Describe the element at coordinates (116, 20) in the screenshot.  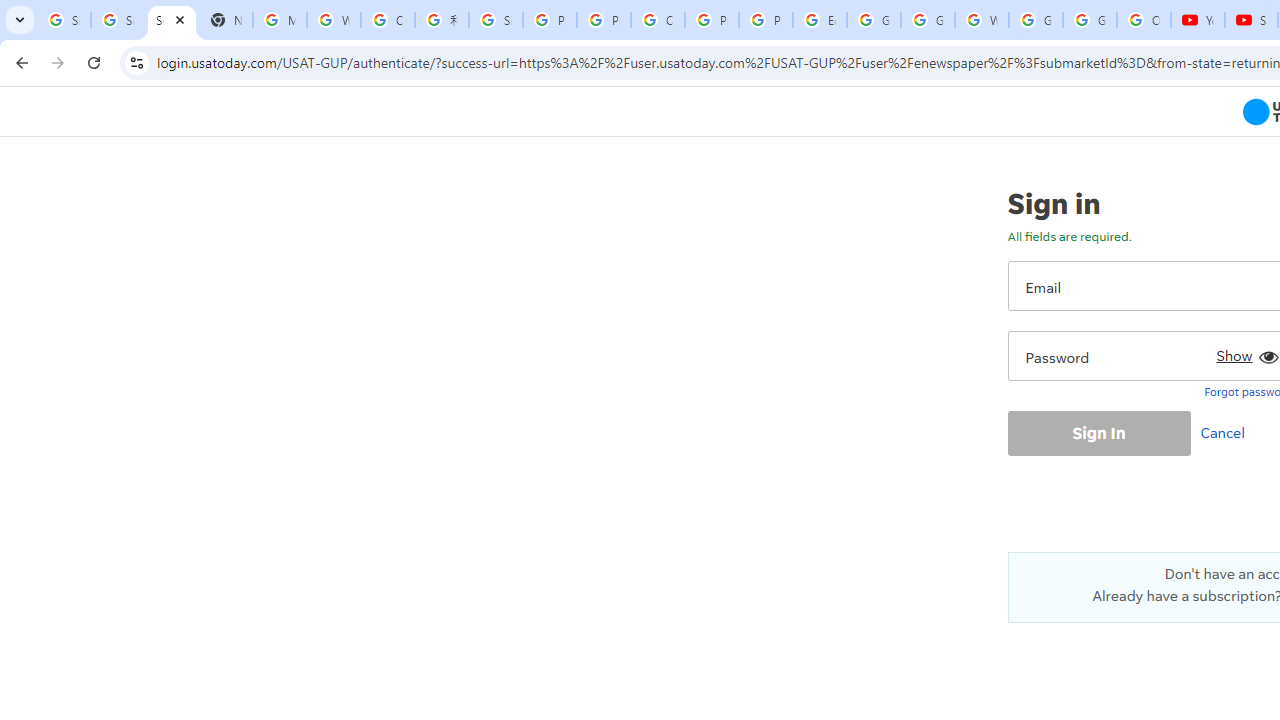
I see `'Sign in - Google Accounts'` at that location.